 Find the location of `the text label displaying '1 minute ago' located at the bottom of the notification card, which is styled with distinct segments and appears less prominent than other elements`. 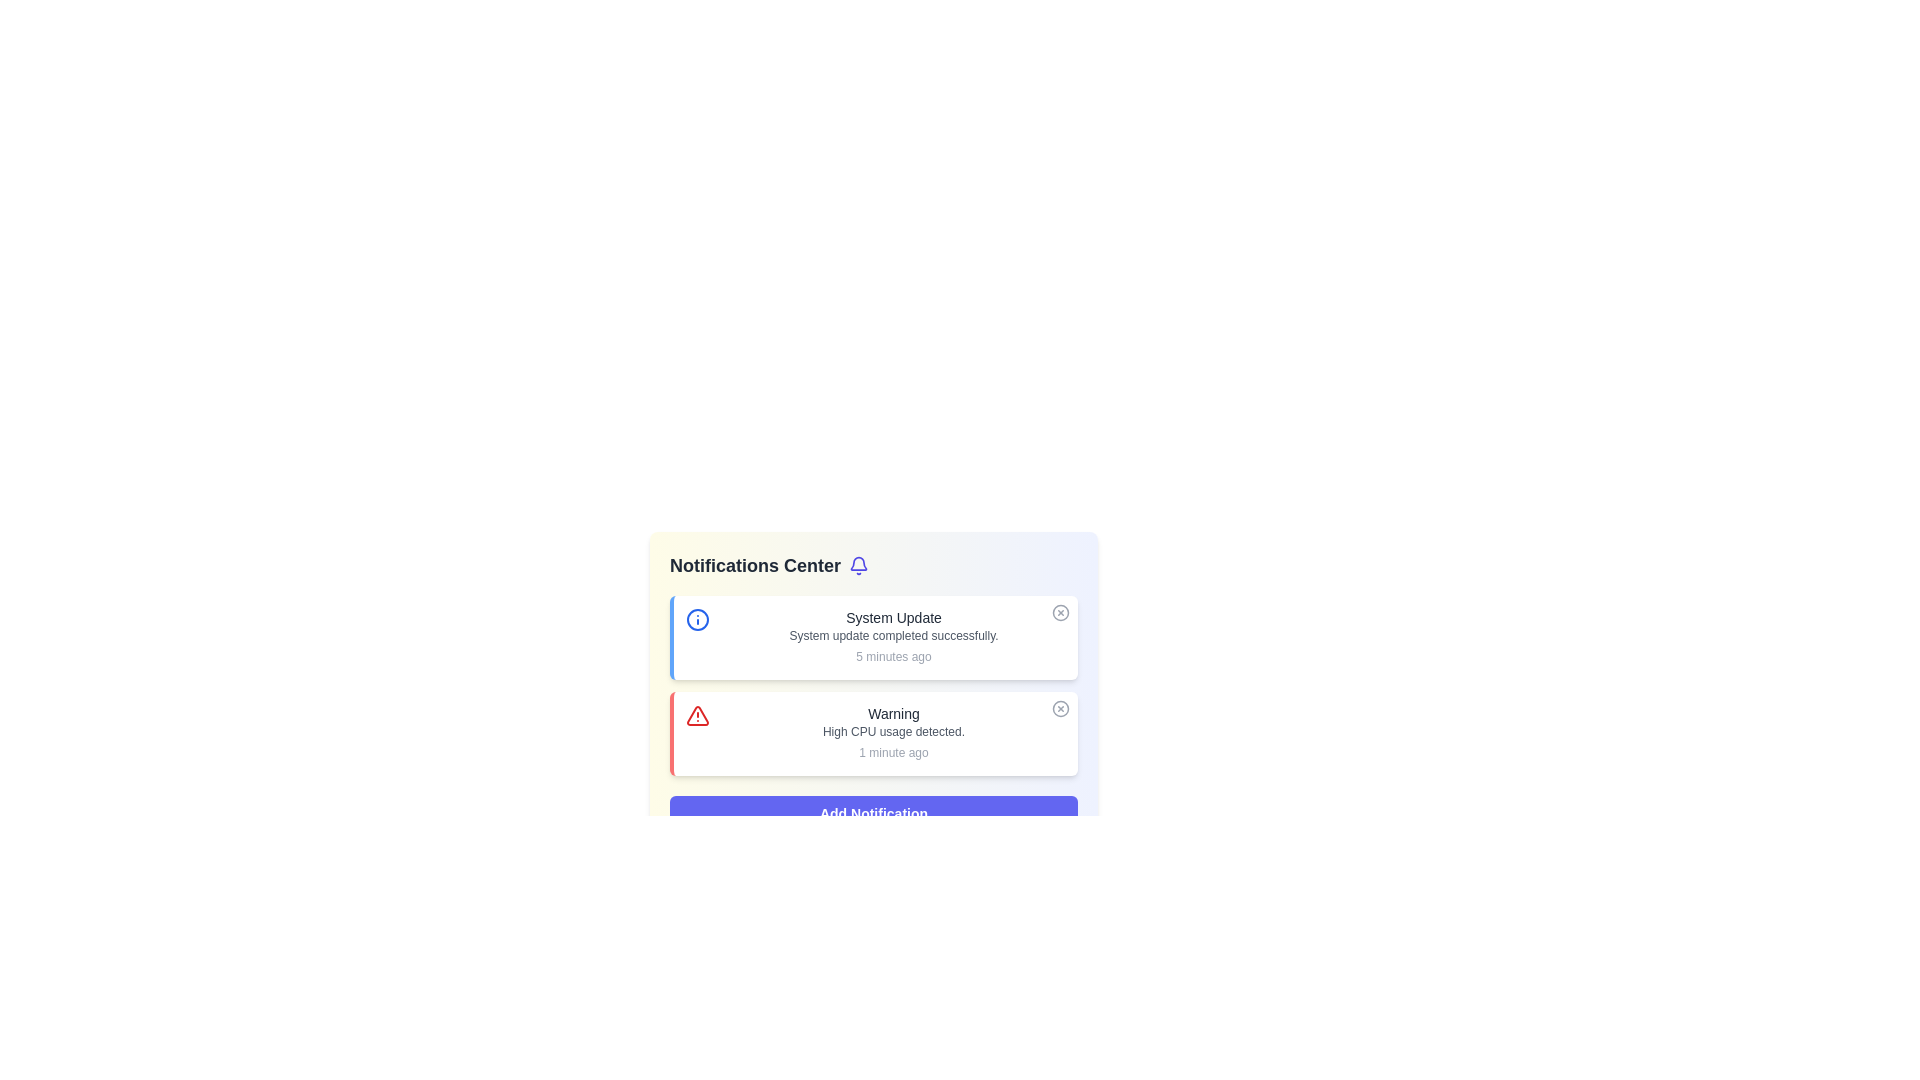

the text label displaying '1 minute ago' located at the bottom of the notification card, which is styled with distinct segments and appears less prominent than other elements is located at coordinates (892, 752).